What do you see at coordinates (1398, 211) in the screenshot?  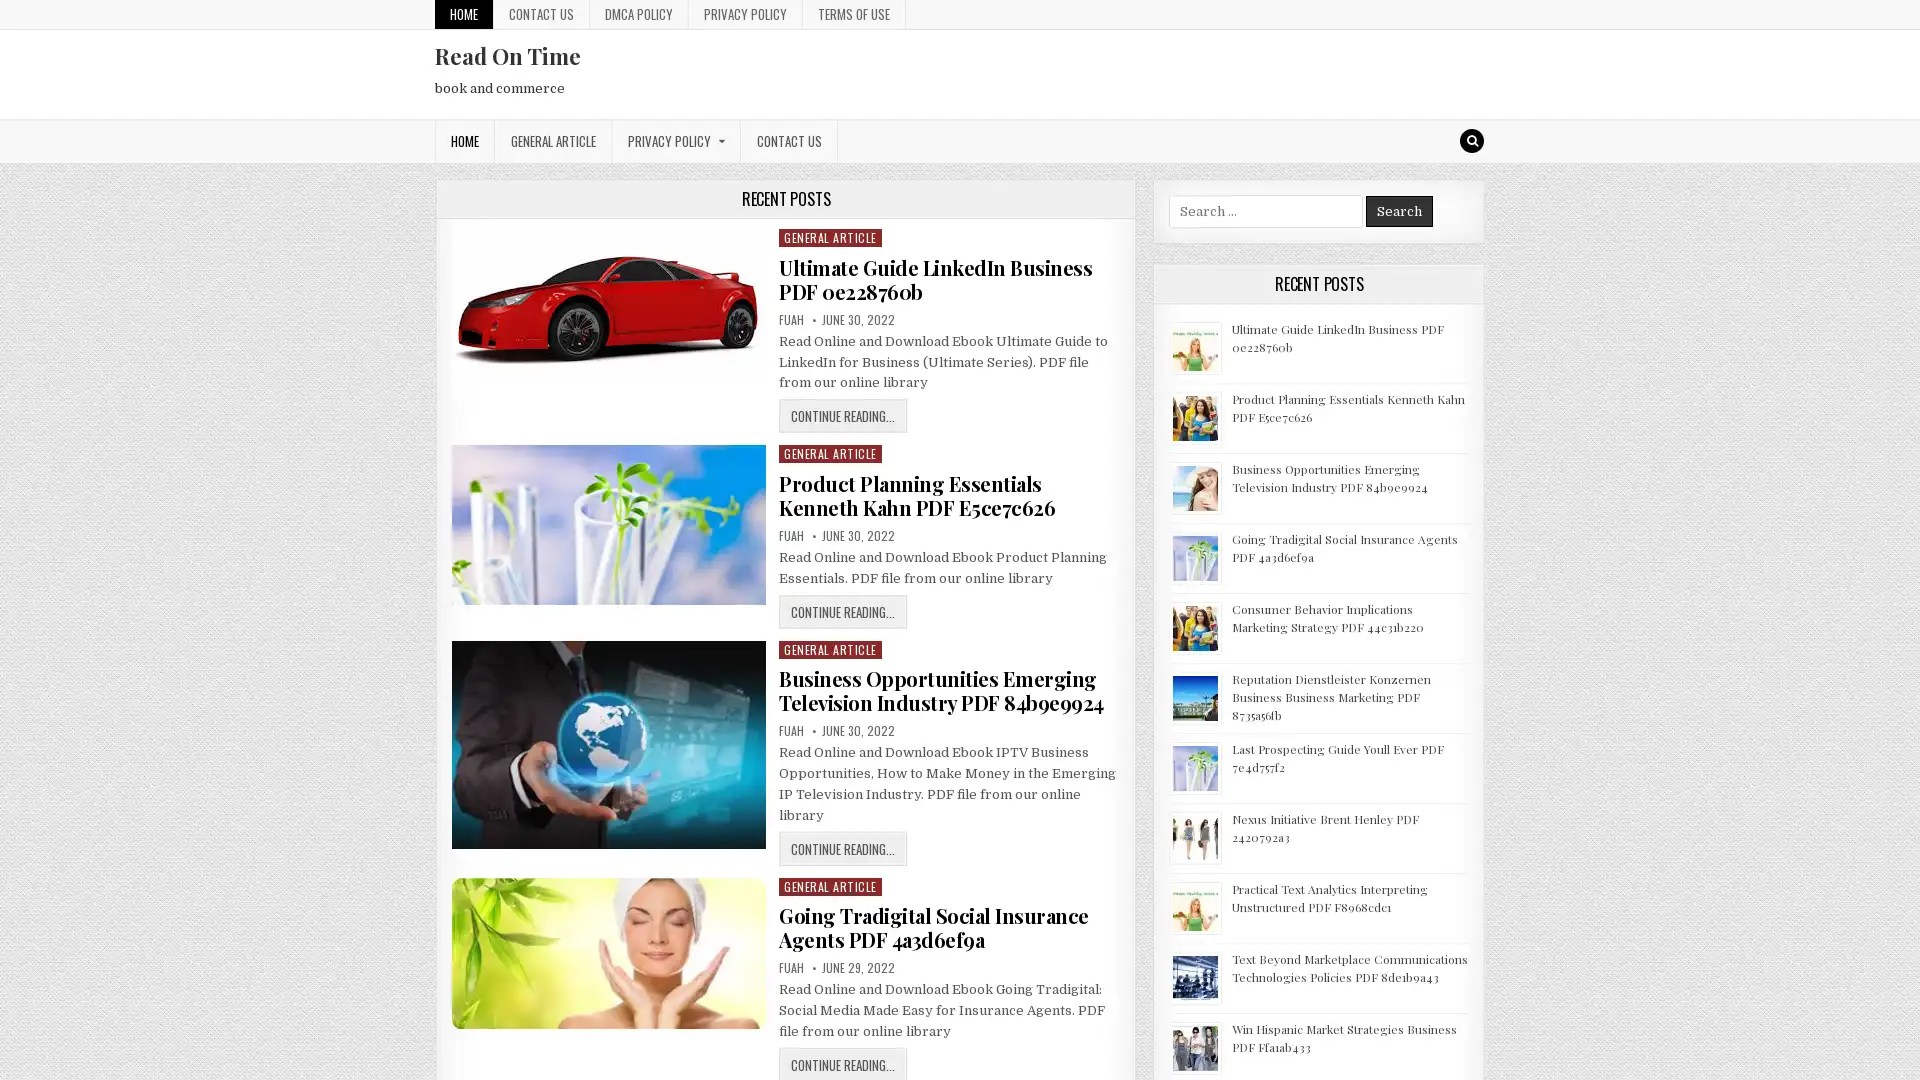 I see `Search` at bounding box center [1398, 211].